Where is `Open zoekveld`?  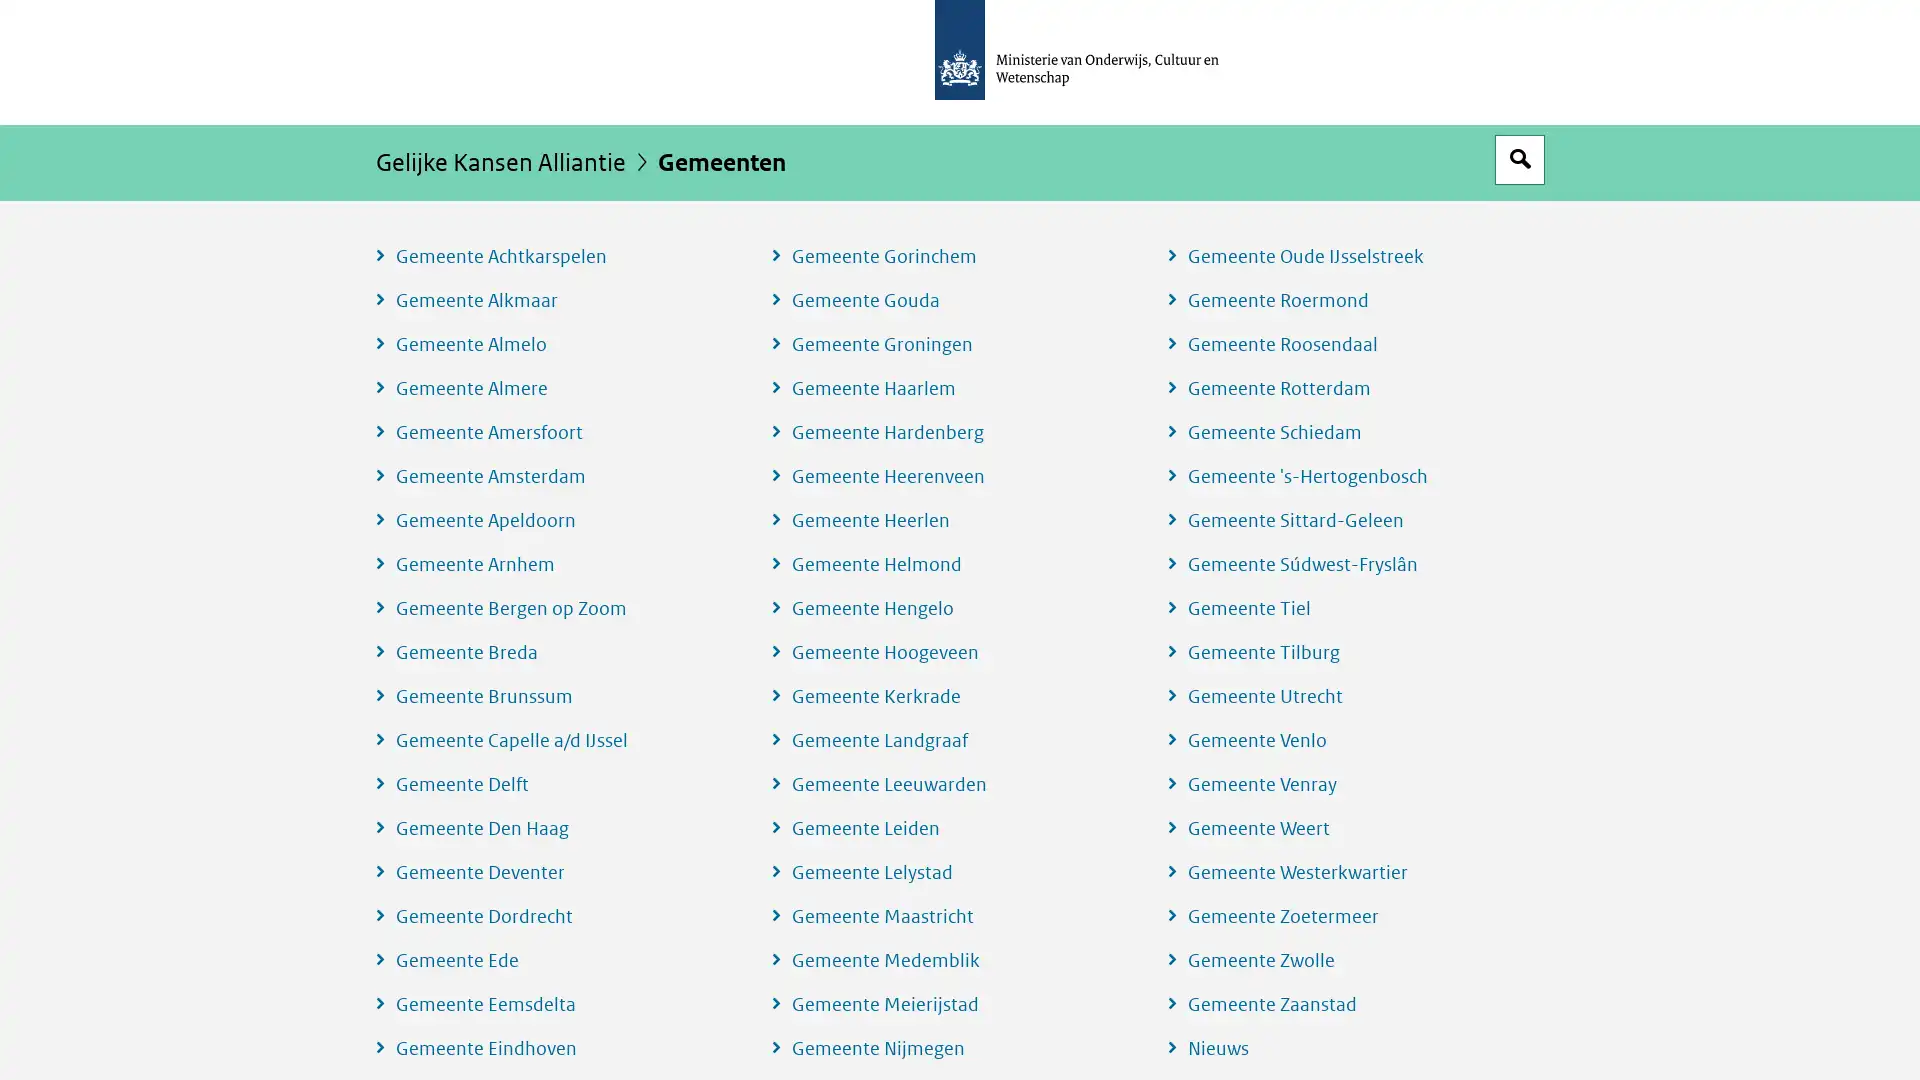
Open zoekveld is located at coordinates (1520, 158).